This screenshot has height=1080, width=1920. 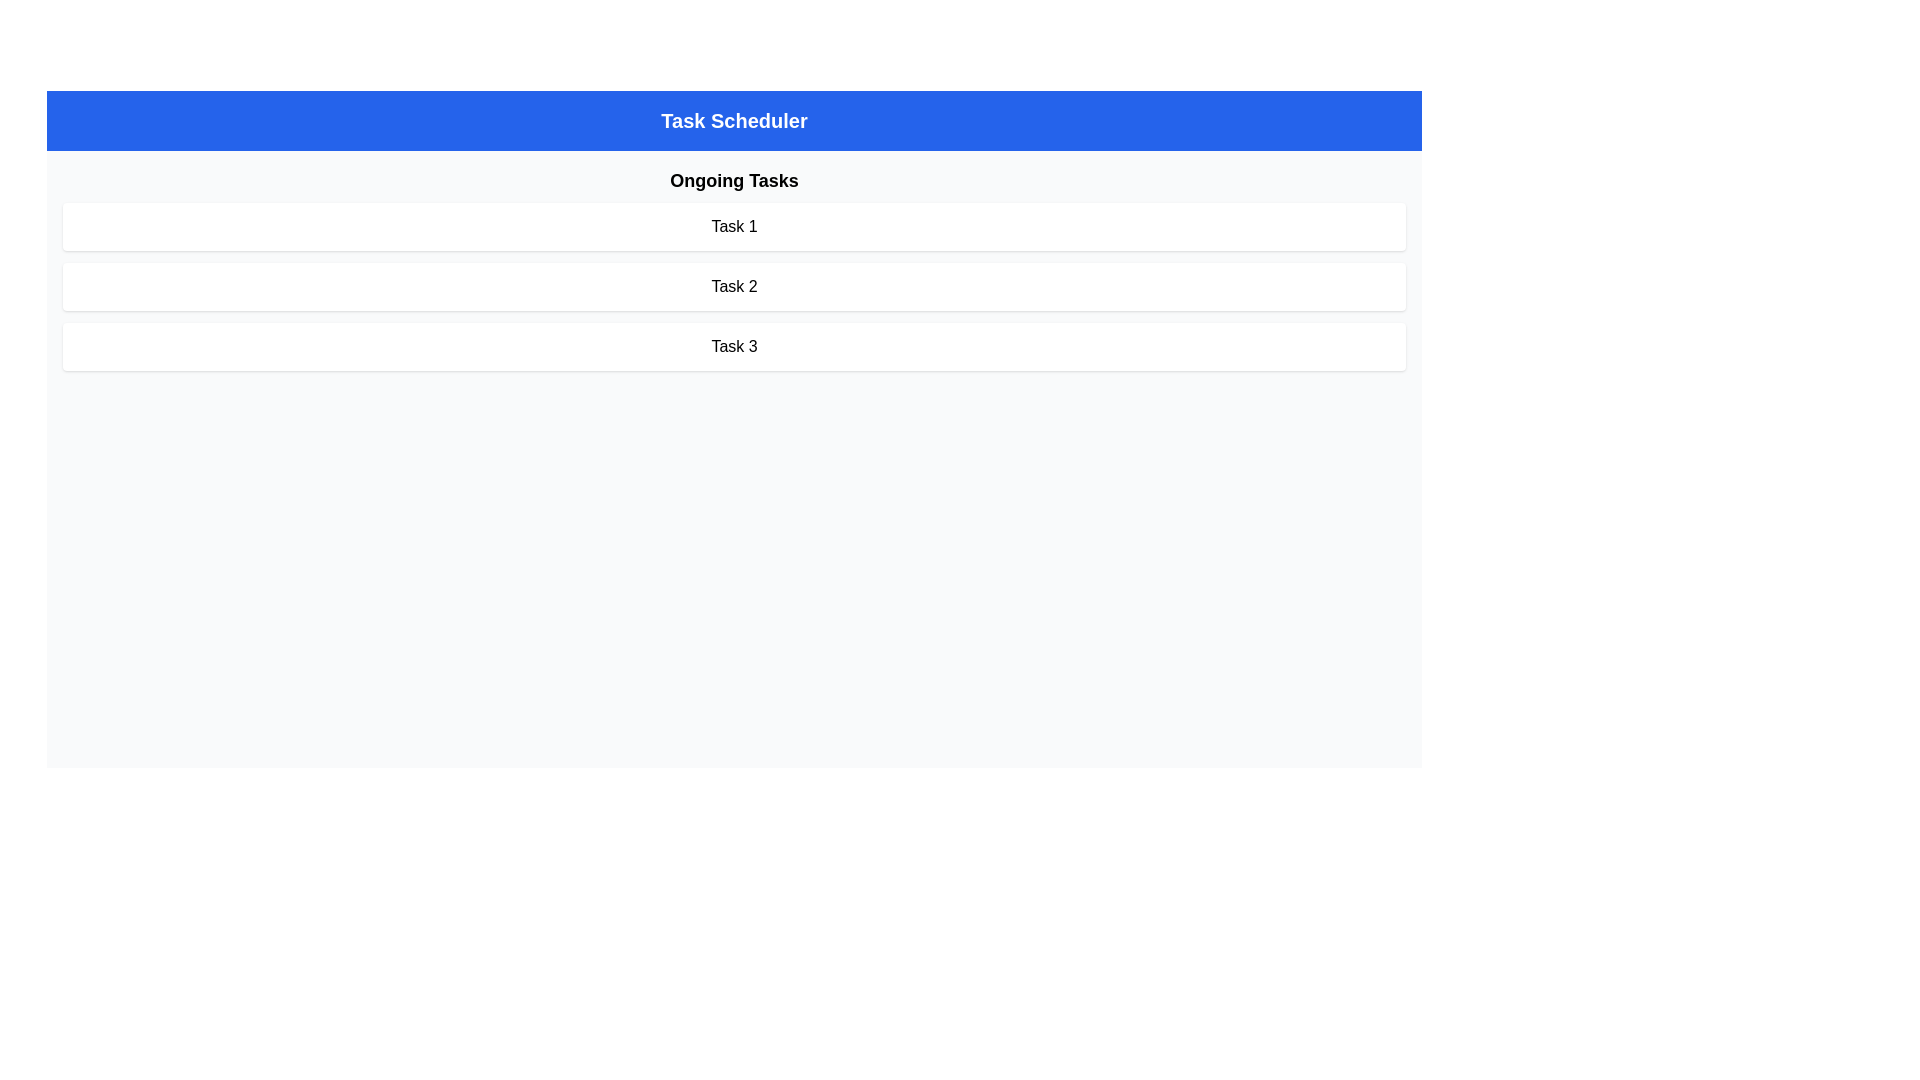 I want to click on the 'Task Scheduler' text label that serves as the header for the interface, located in the blue banner near the top of the page, so click(x=733, y=120).